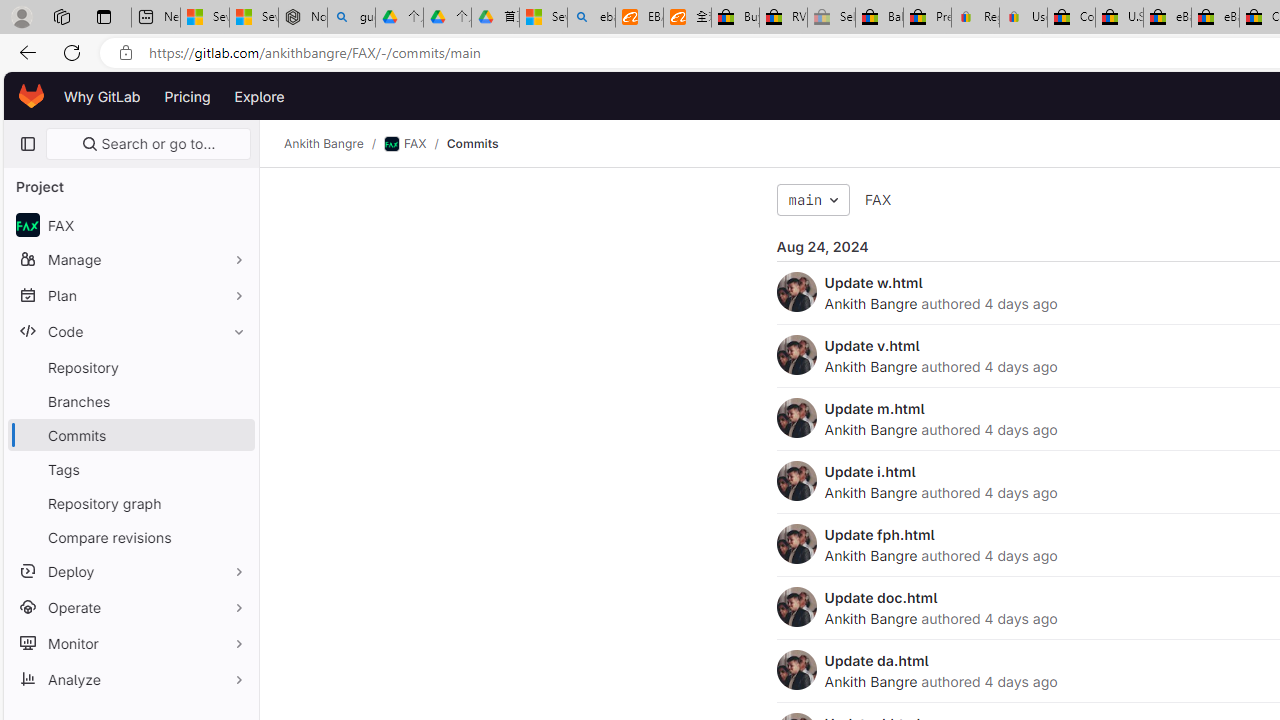 Image resolution: width=1280 pixels, height=720 pixels. Describe the element at coordinates (187, 96) in the screenshot. I see `'Pricing'` at that location.